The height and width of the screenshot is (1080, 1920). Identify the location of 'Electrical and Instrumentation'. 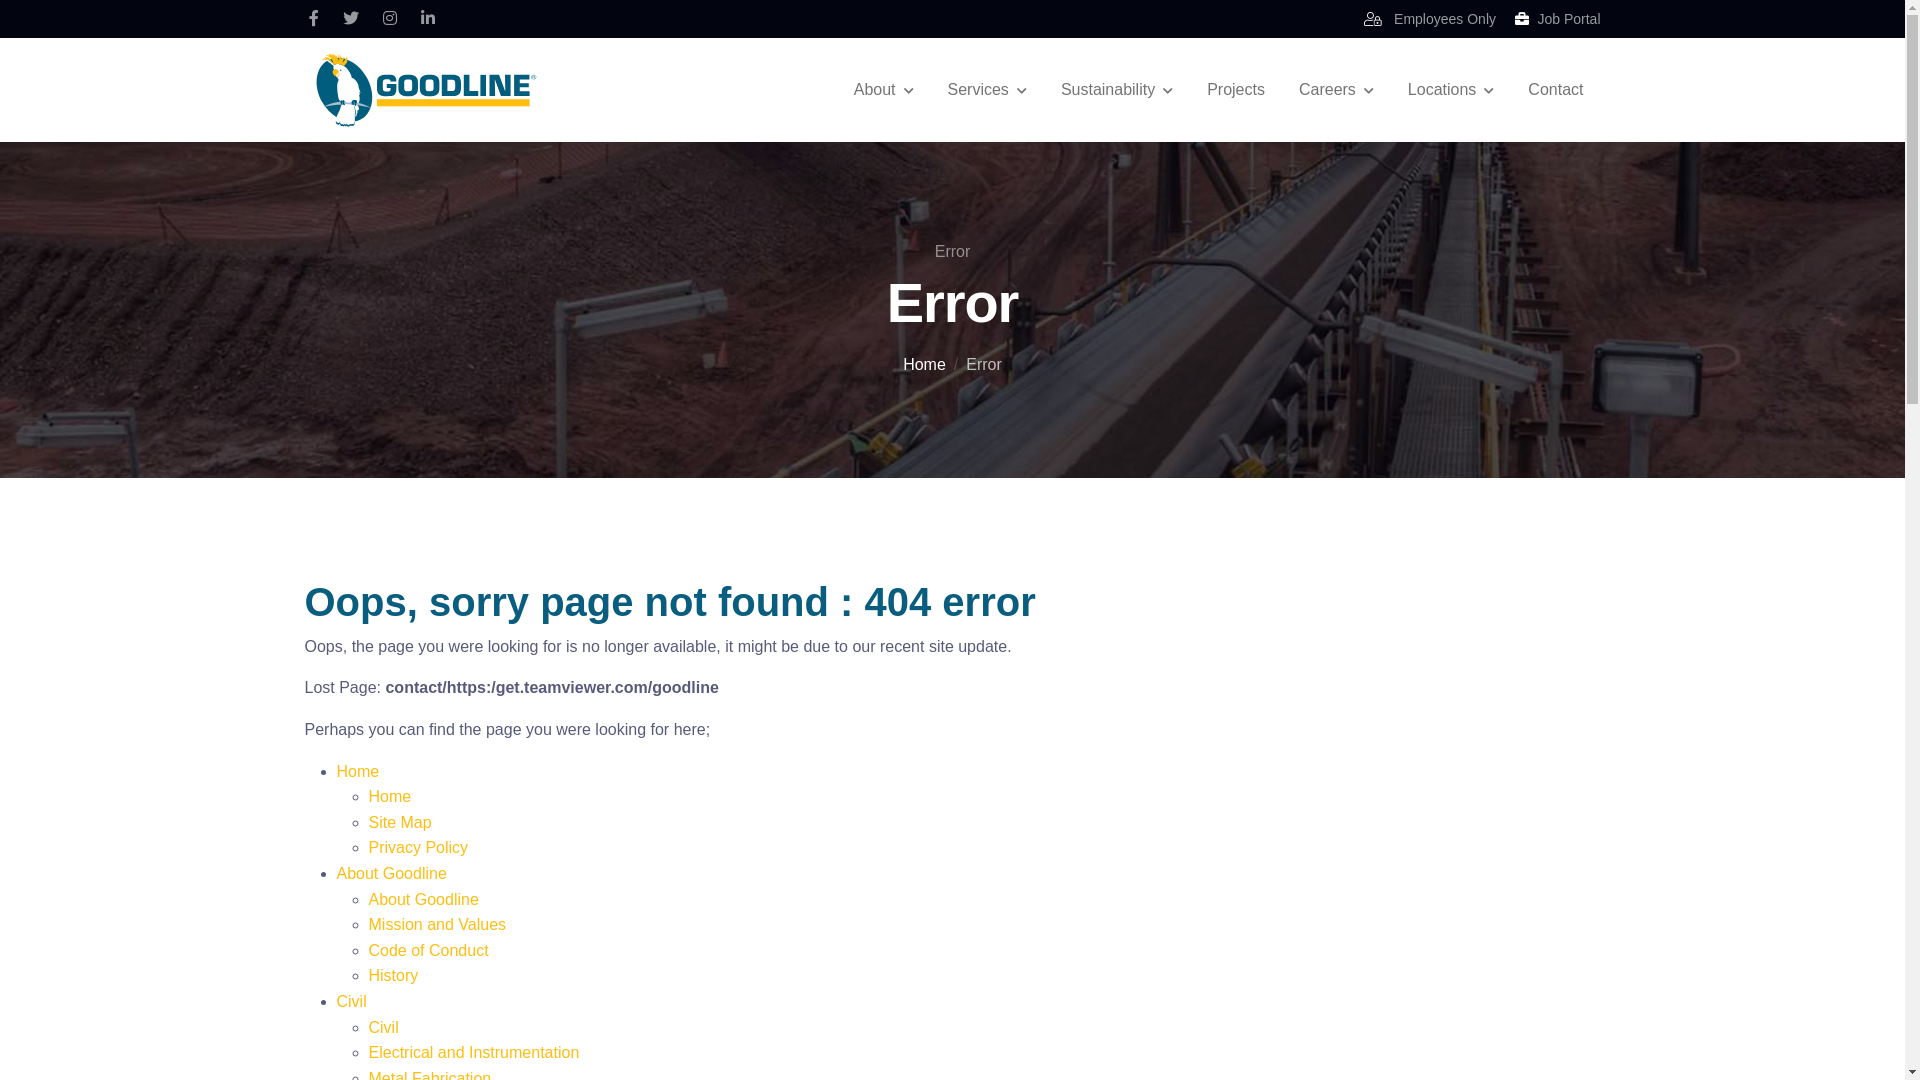
(472, 1051).